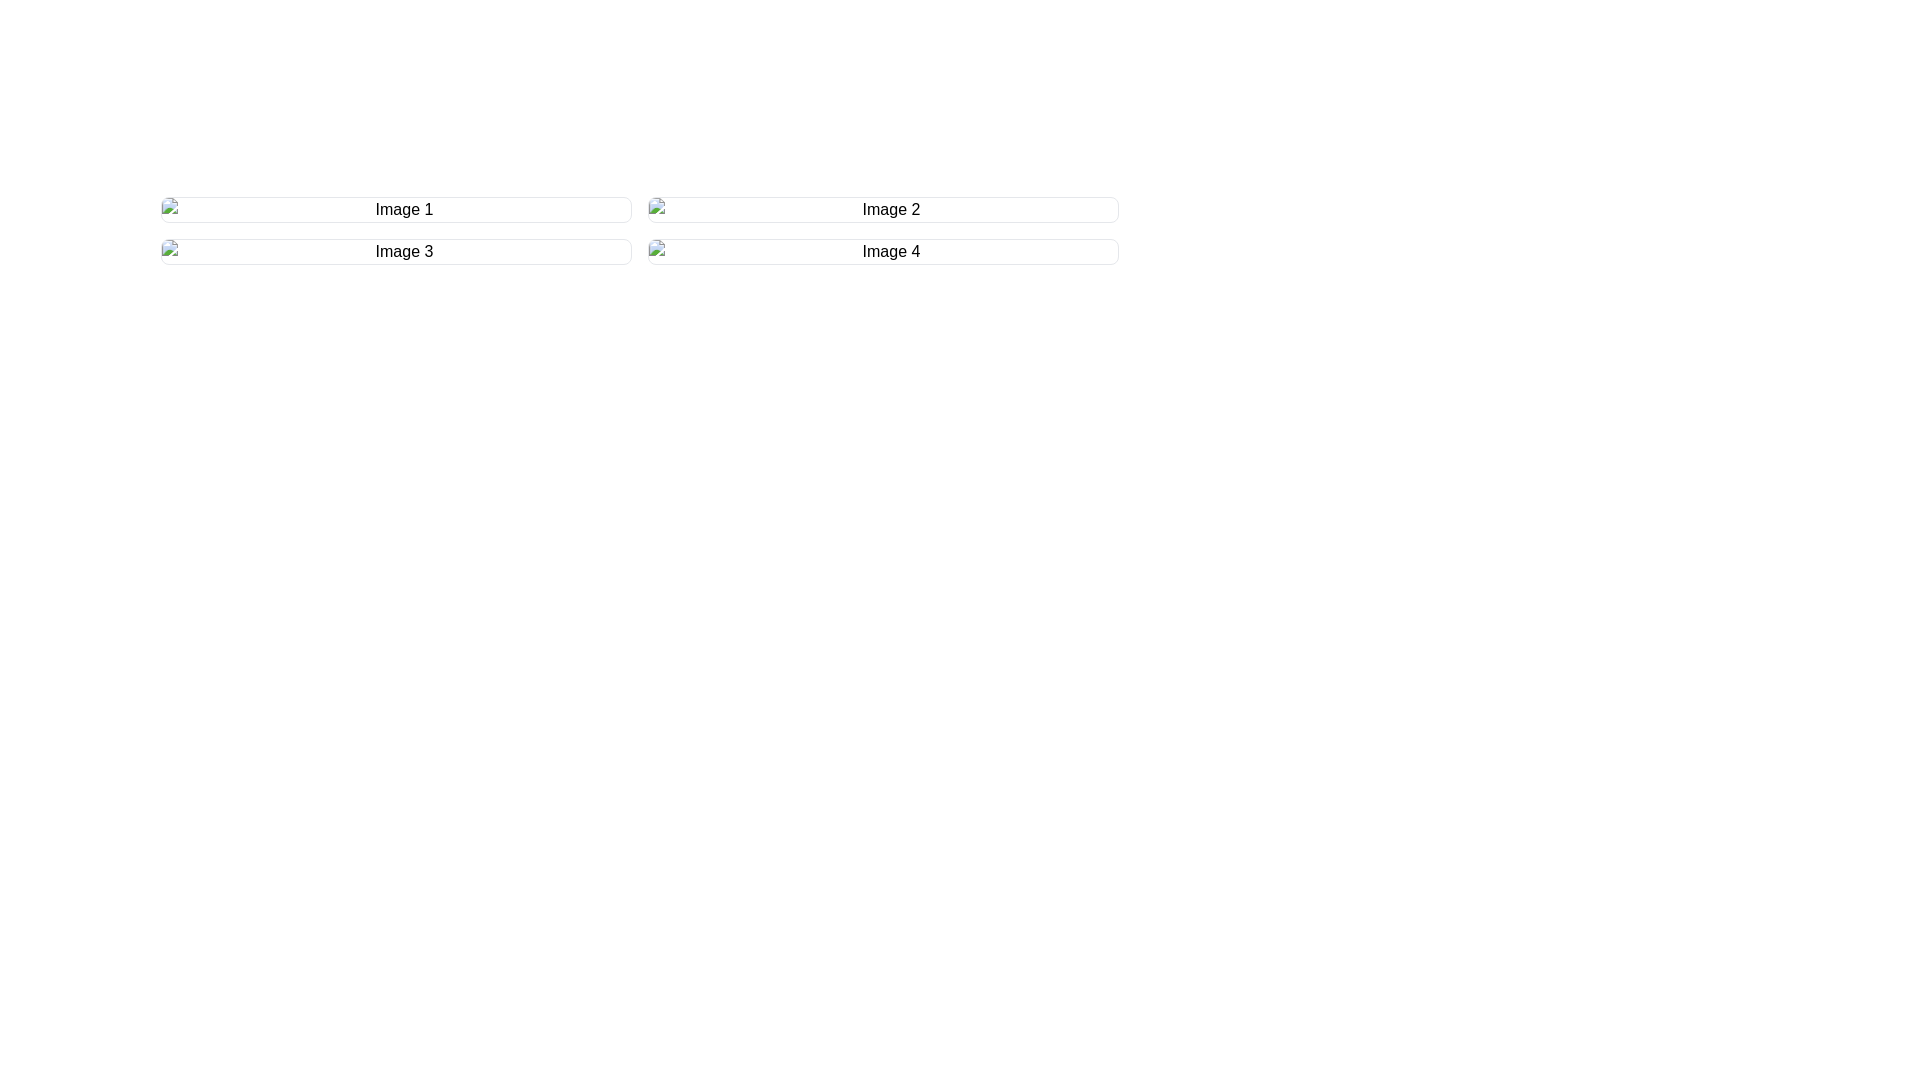 Image resolution: width=1920 pixels, height=1080 pixels. Describe the element at coordinates (396, 250) in the screenshot. I see `the placeholder image with alternate text 'Image 3', which is a medium-sized rectangular graphic located in the second row of the grid layout` at that location.